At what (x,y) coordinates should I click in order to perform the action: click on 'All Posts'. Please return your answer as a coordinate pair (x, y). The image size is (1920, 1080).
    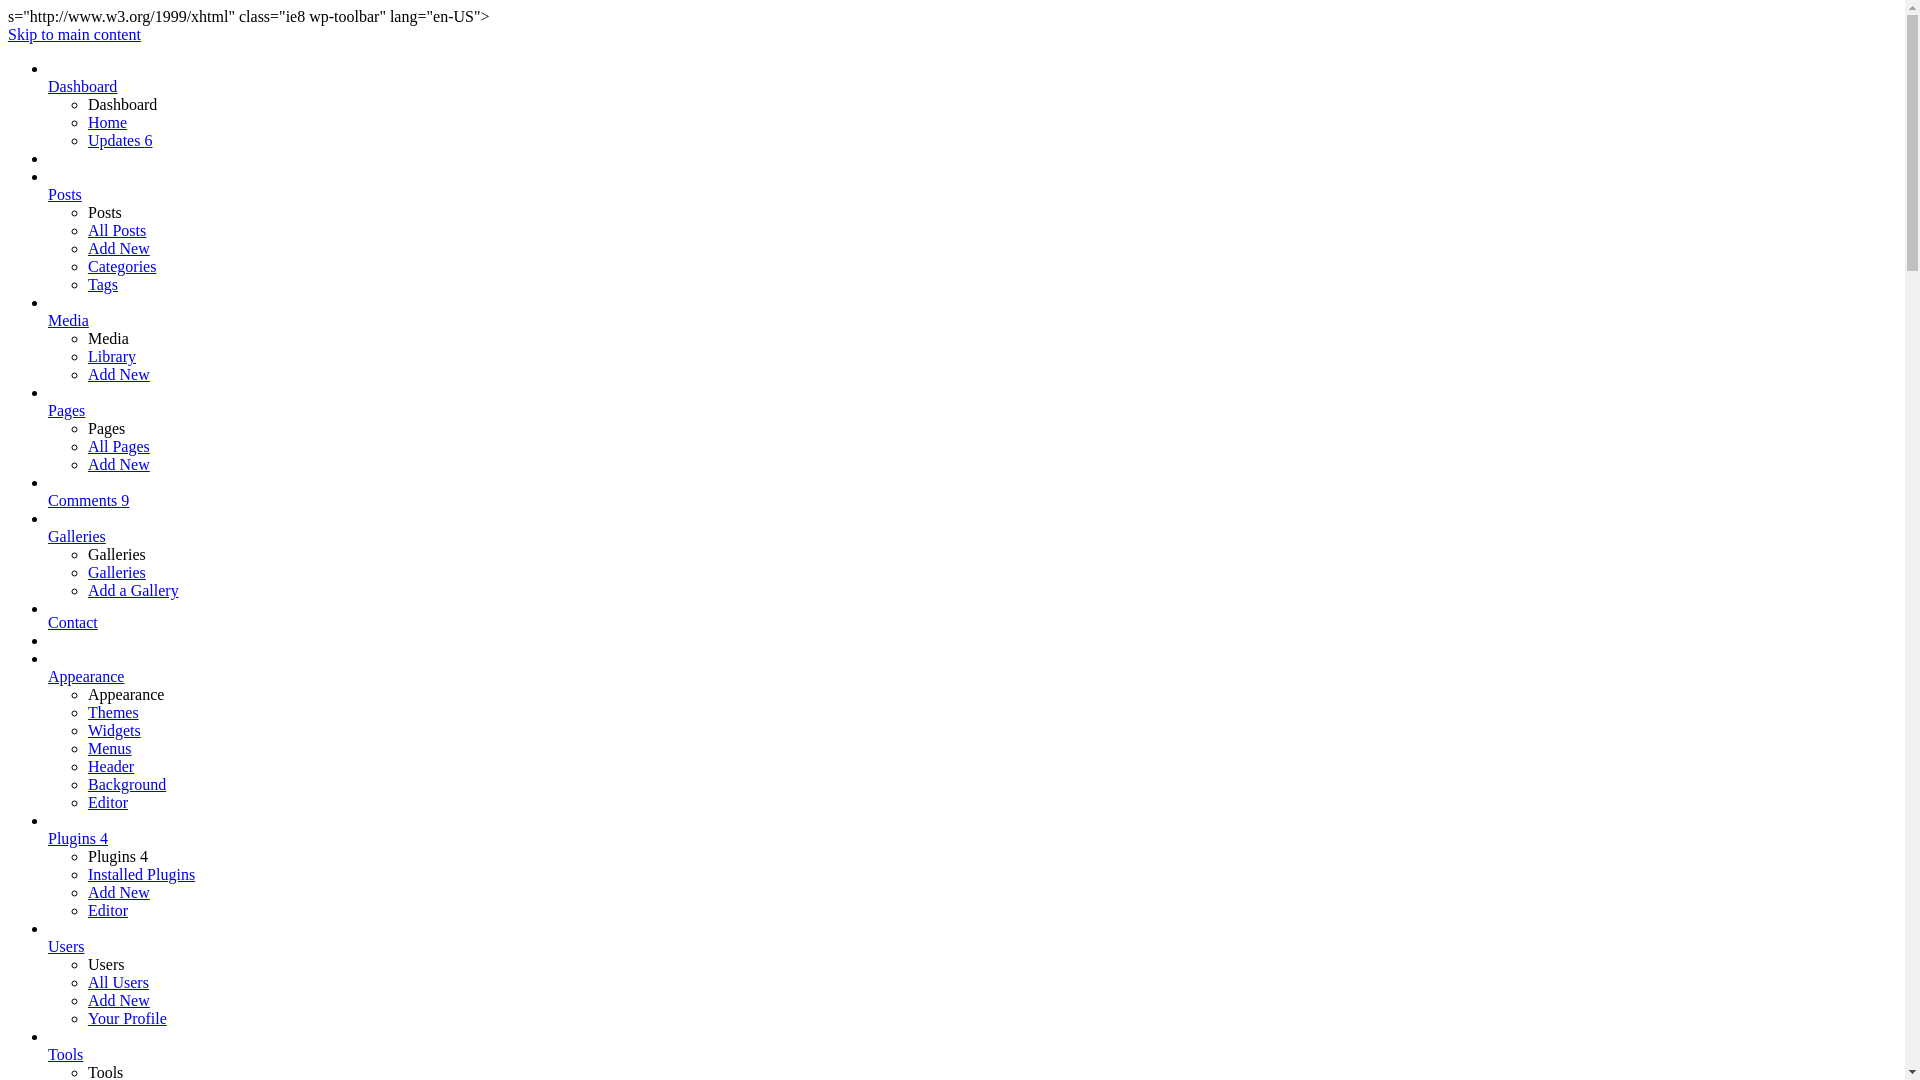
    Looking at the image, I should click on (115, 229).